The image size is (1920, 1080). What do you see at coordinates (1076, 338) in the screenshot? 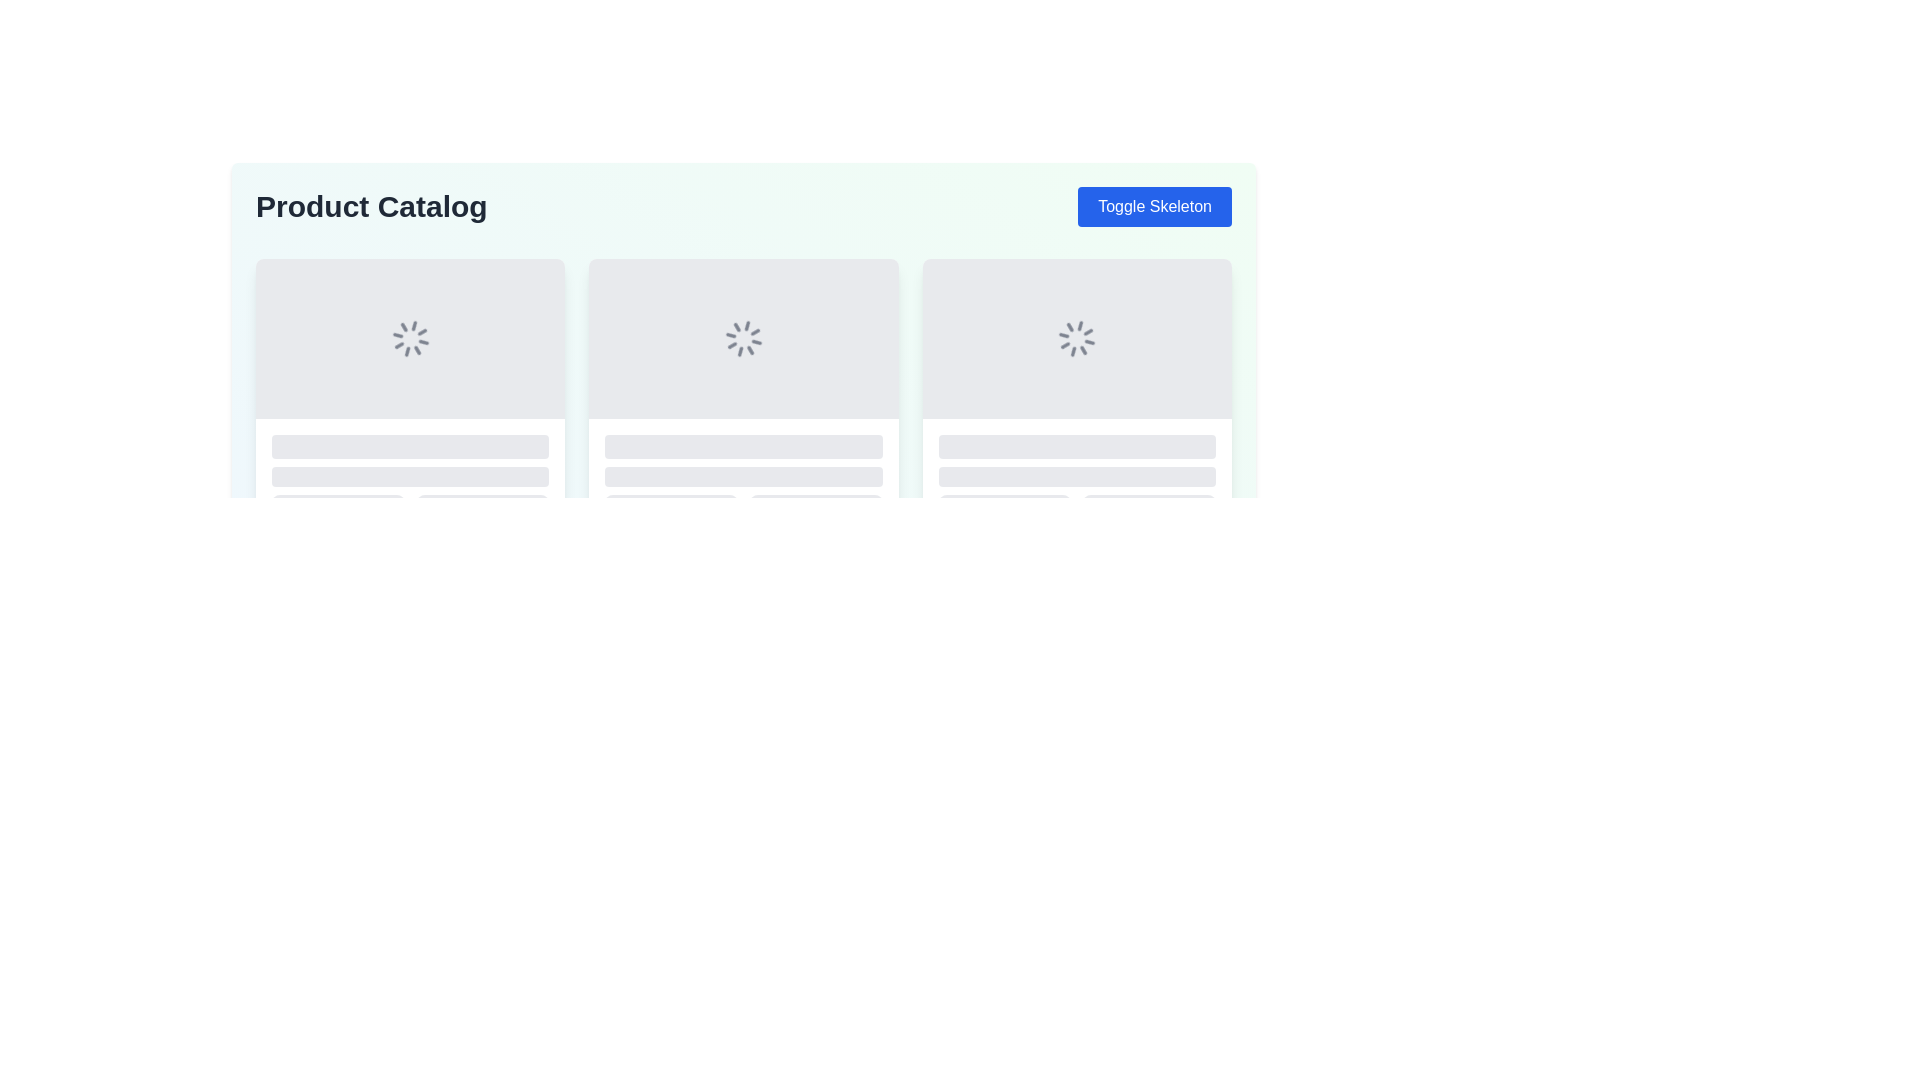
I see `the loading spinner located in the third card of a horizontally arranged sequence, indicating that data is being processed` at bounding box center [1076, 338].